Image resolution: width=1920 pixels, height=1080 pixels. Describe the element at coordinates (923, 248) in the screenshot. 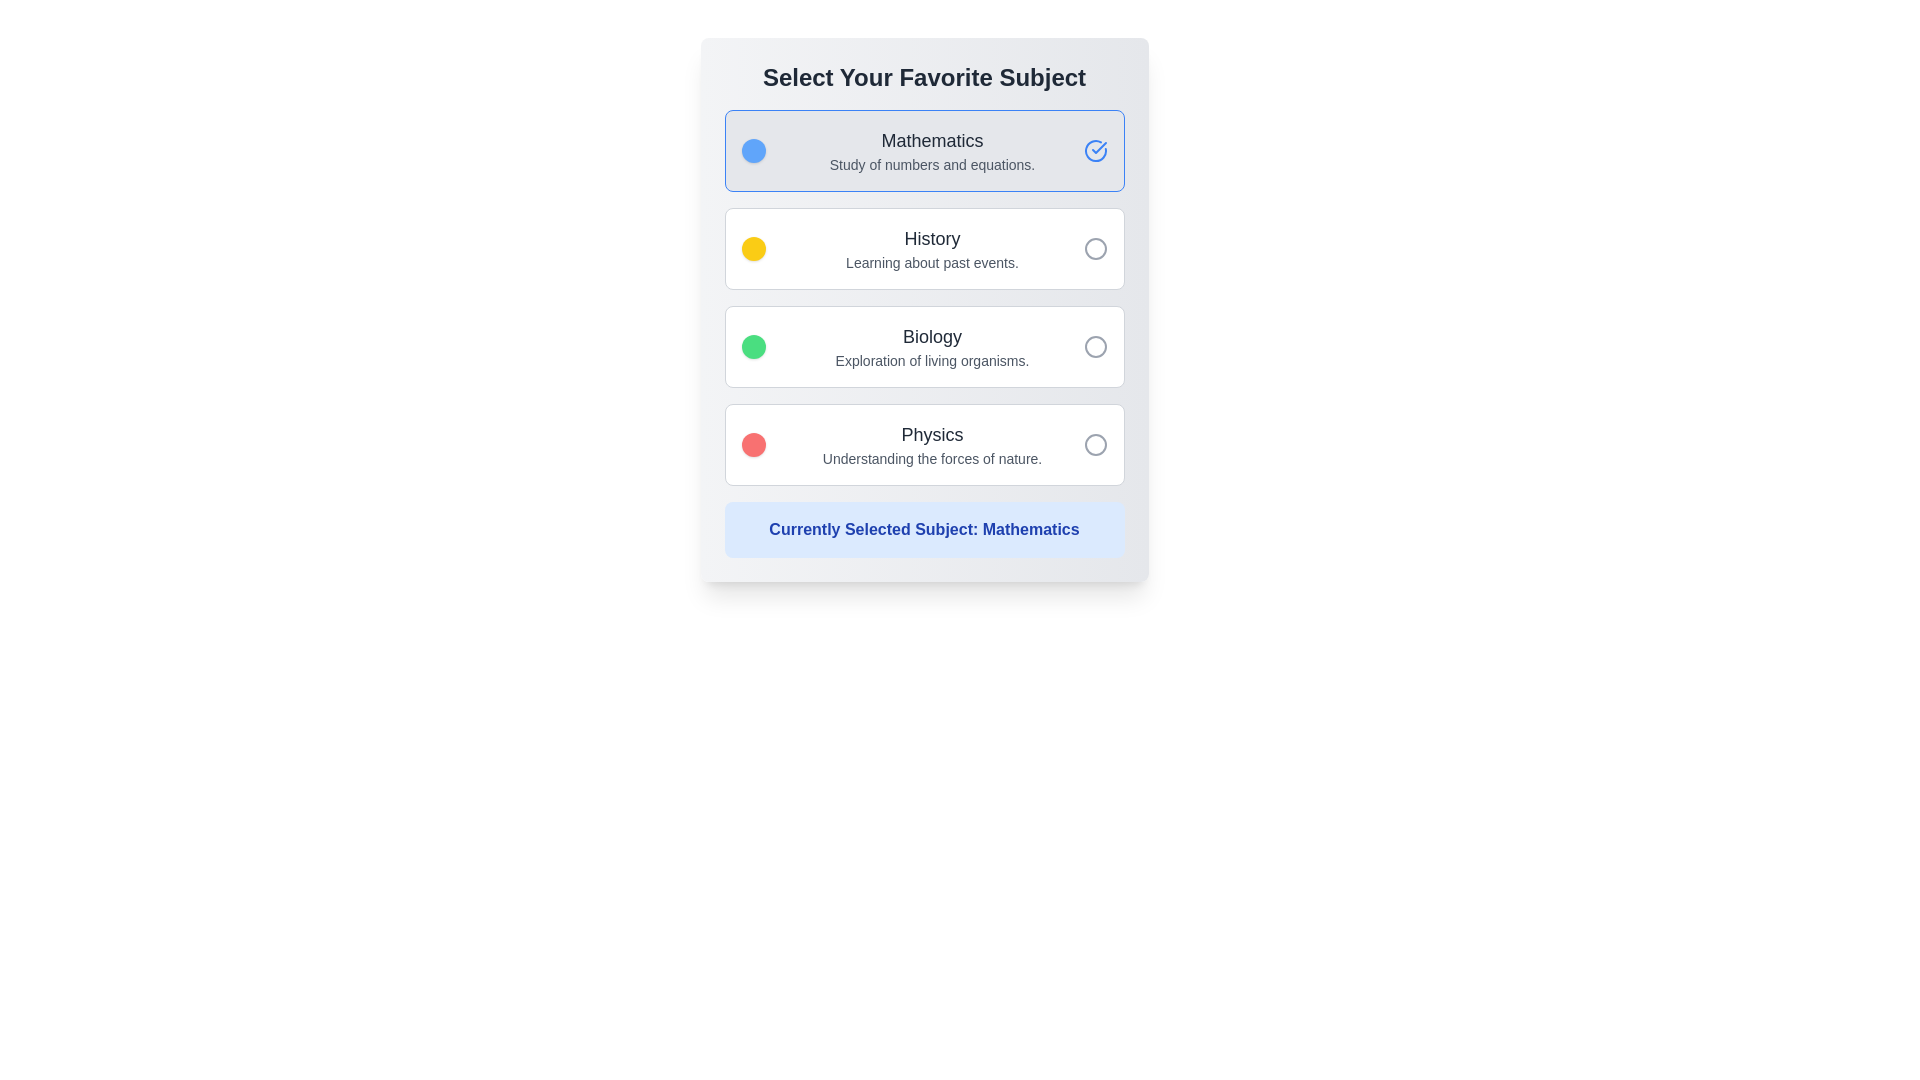

I see `the 'History' selectable card option with a radio button` at that location.